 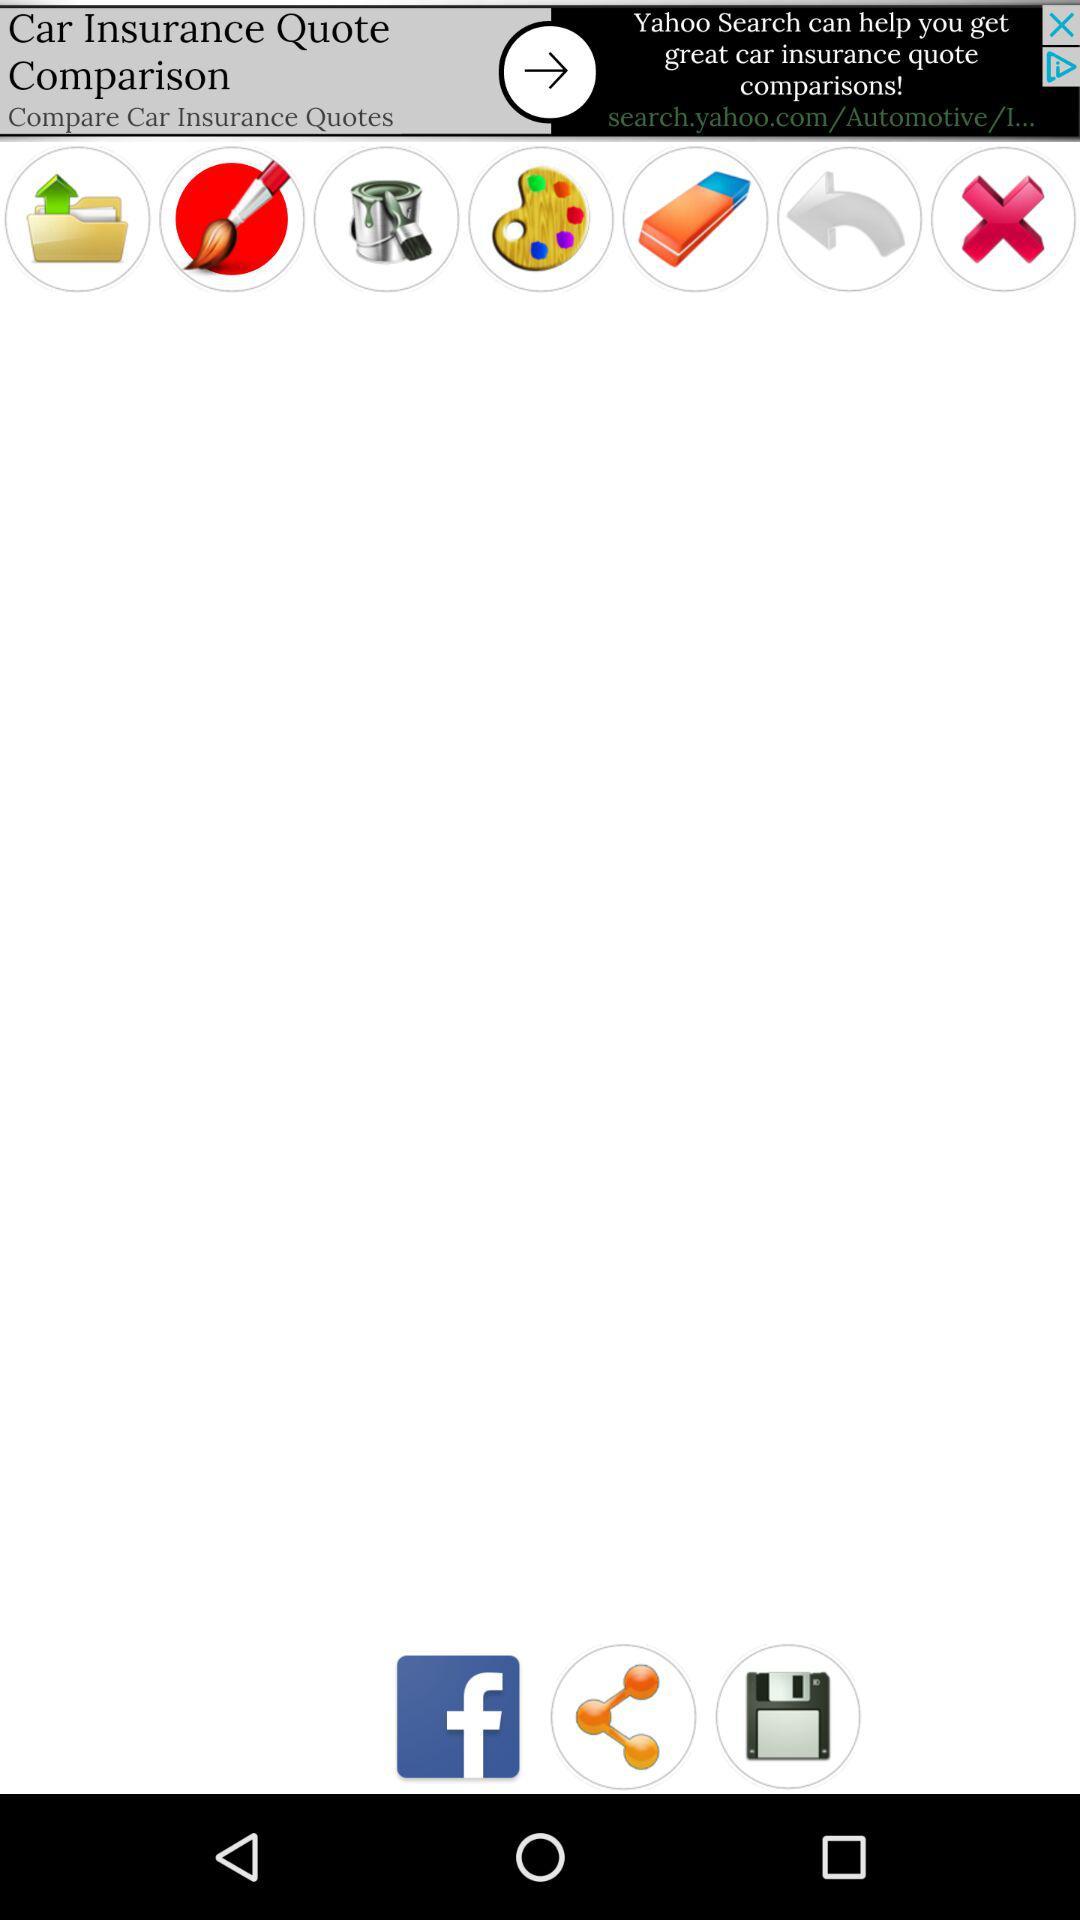 What do you see at coordinates (694, 219) in the screenshot?
I see `ereser` at bounding box center [694, 219].